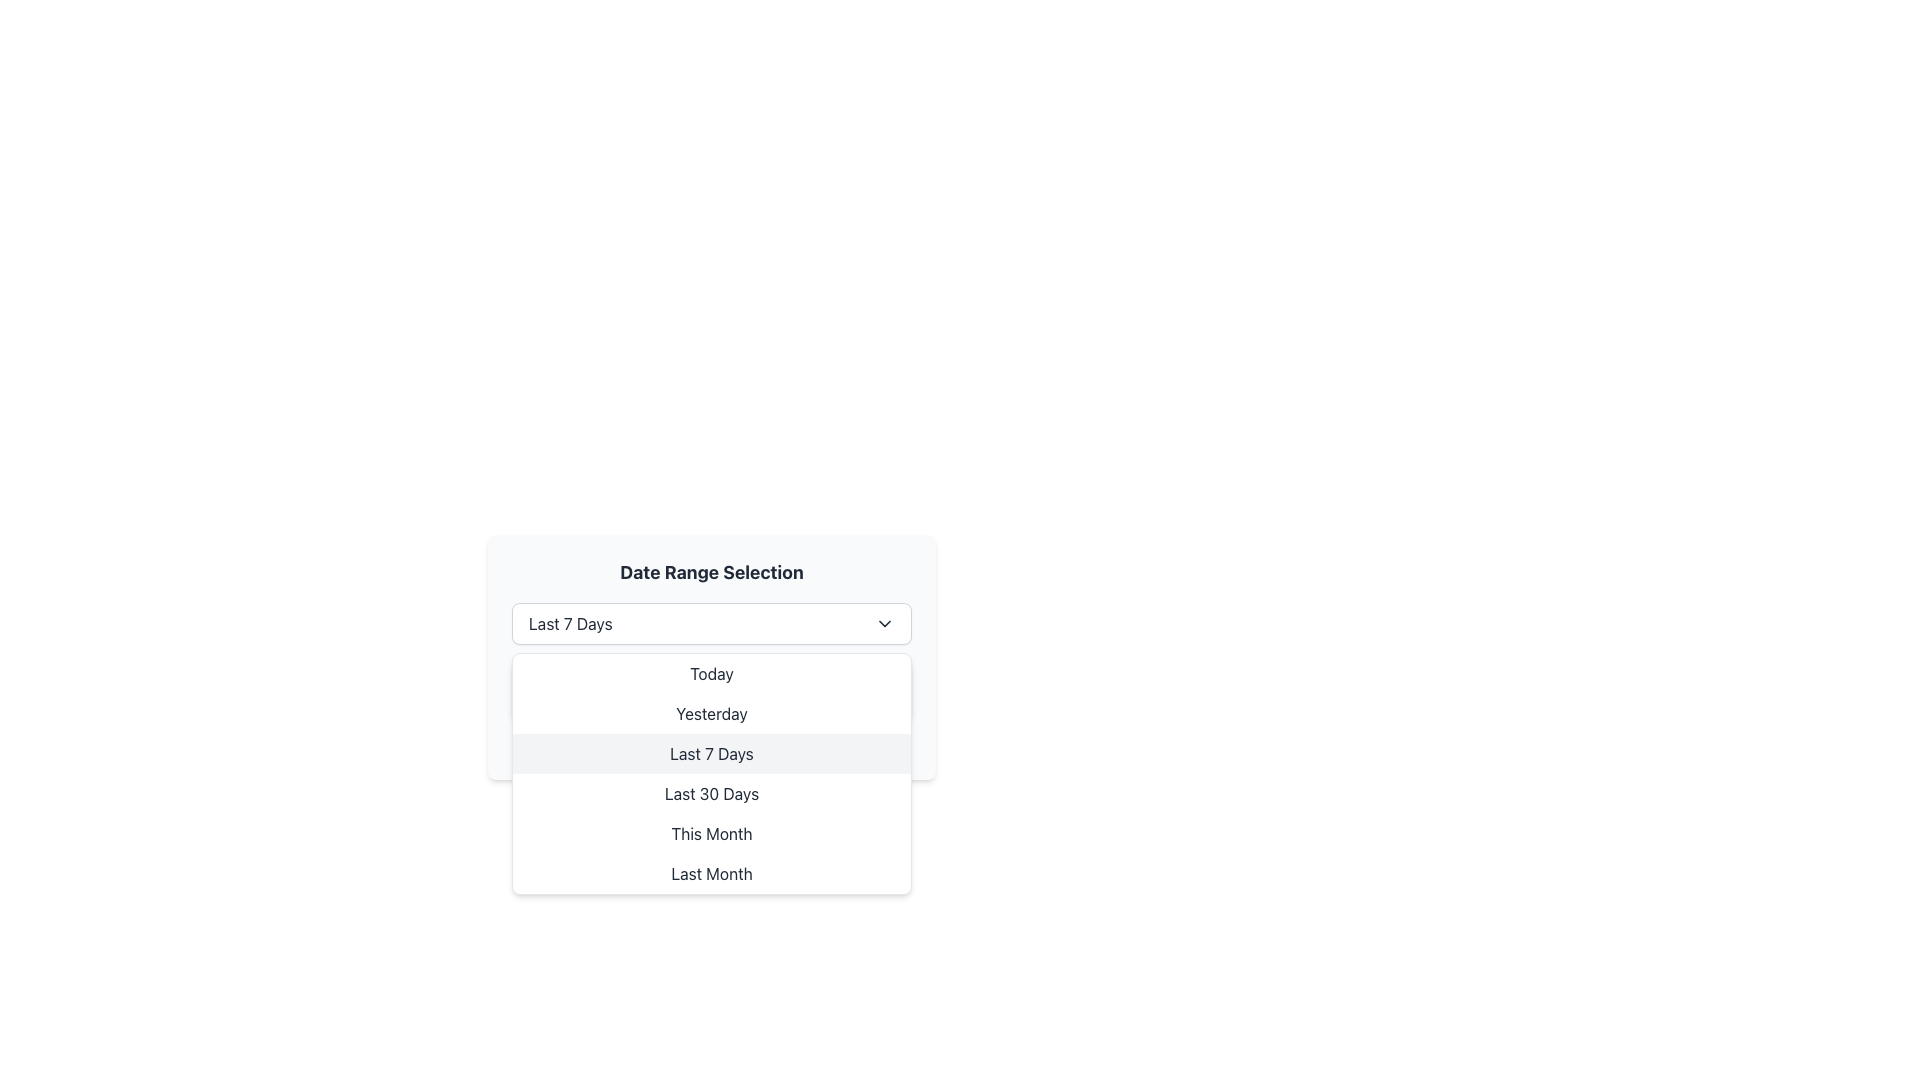 The width and height of the screenshot is (1920, 1080). I want to click on the 'This Month' selection option in the dropdown menu titled 'Date Range Selection', which is the fifth option in the list, so click(711, 833).